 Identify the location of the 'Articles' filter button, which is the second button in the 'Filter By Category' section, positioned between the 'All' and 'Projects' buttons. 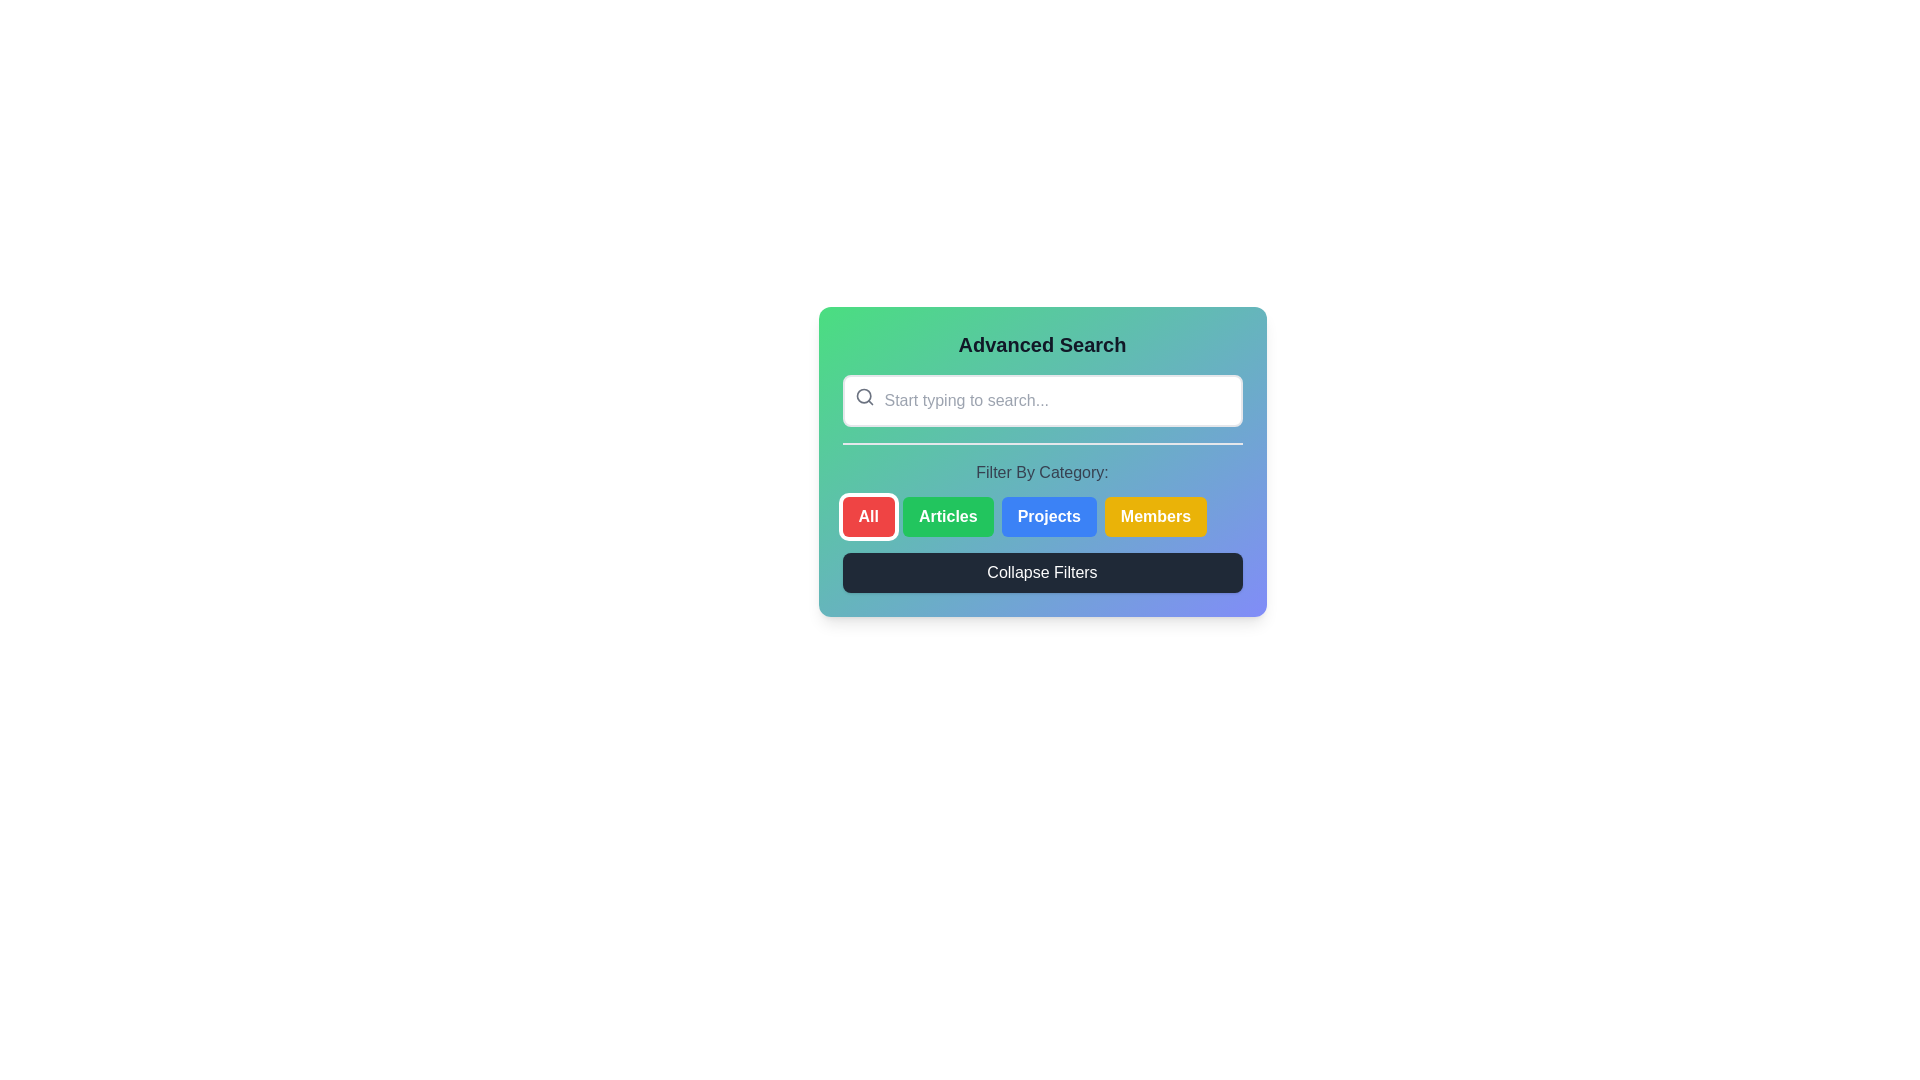
(947, 515).